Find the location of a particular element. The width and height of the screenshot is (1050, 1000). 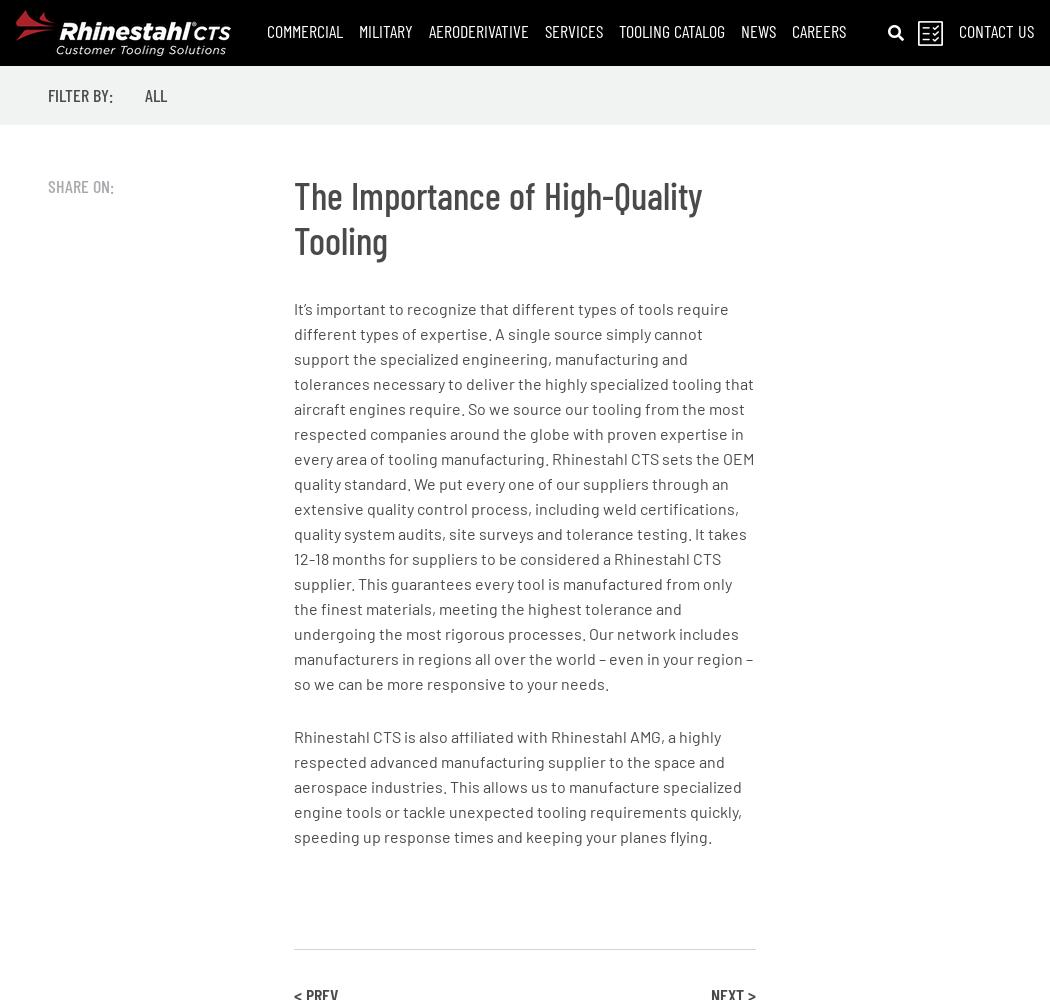

'The Importance of High-Quality Tooling' is located at coordinates (497, 216).